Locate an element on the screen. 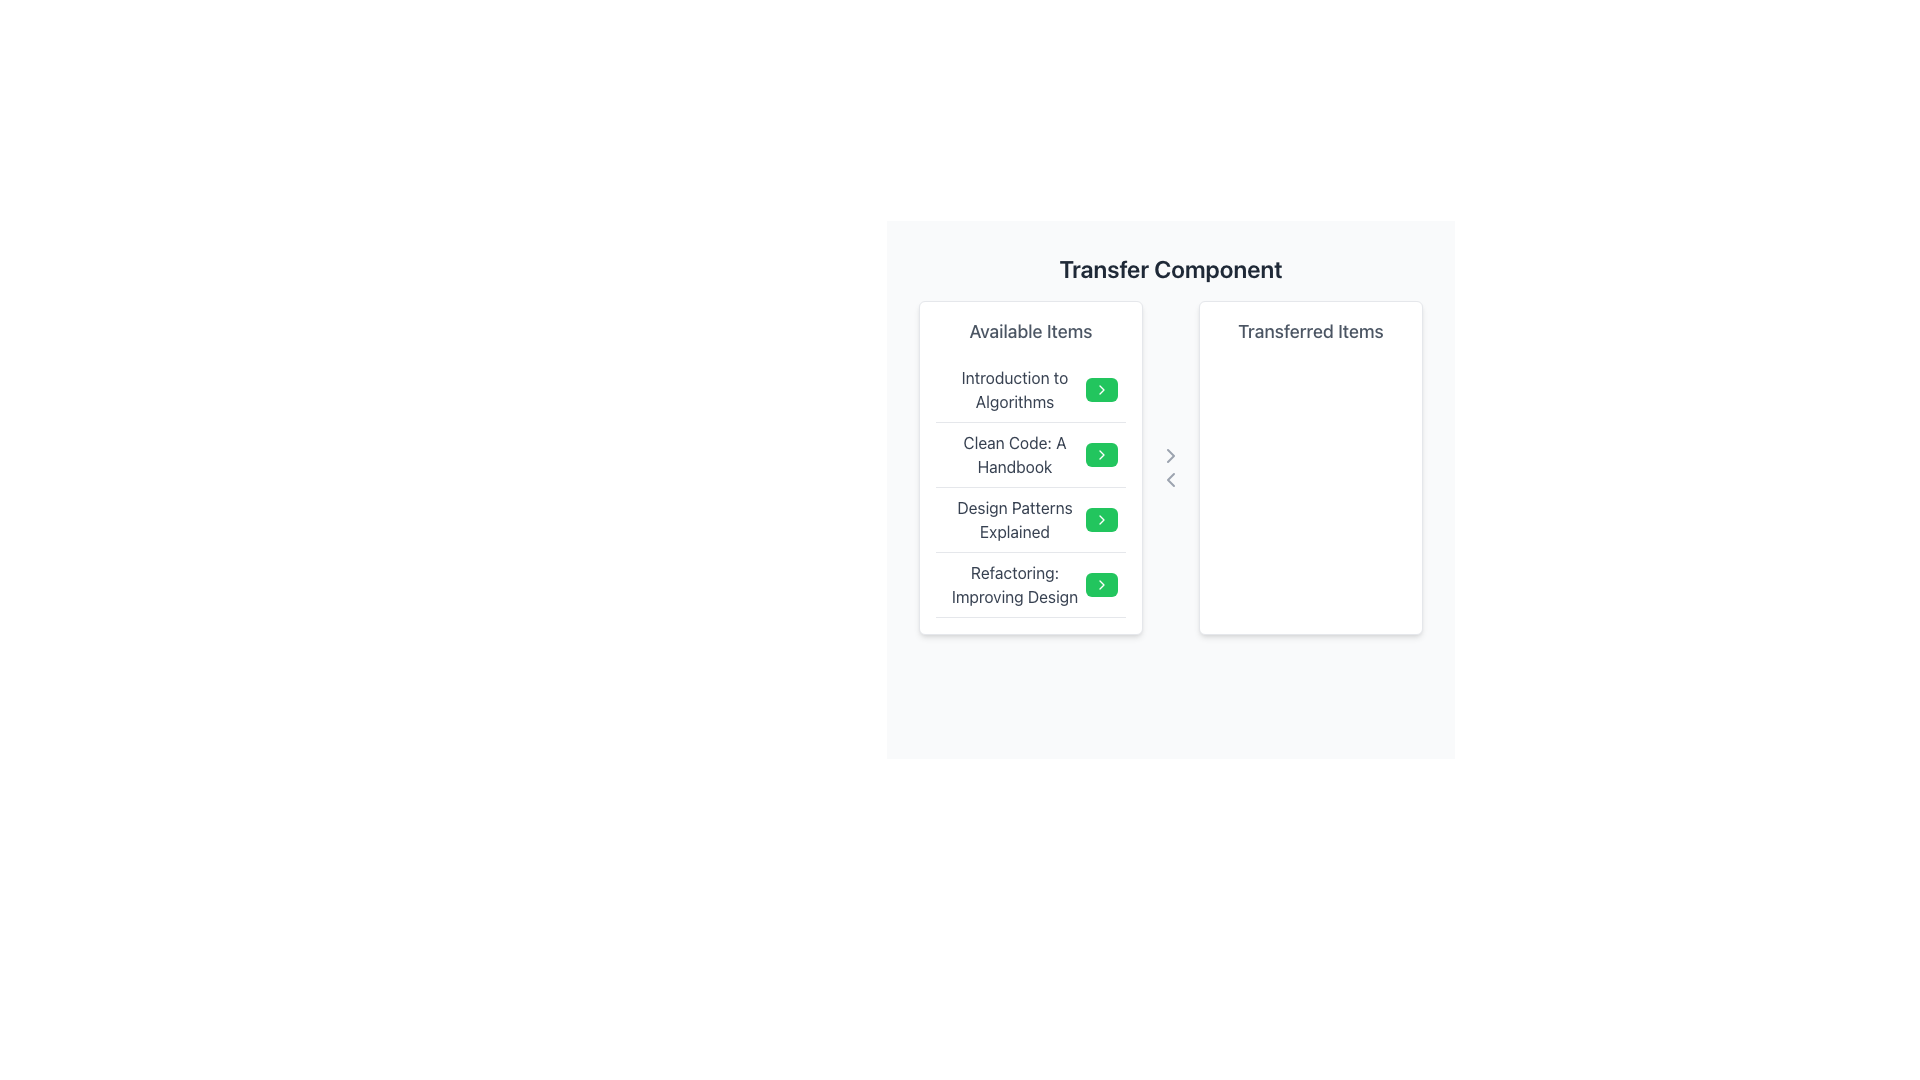  the text label element displaying 'Refactoring: Improving Design' which is the fourth item in the 'Available Items' section is located at coordinates (1014, 585).